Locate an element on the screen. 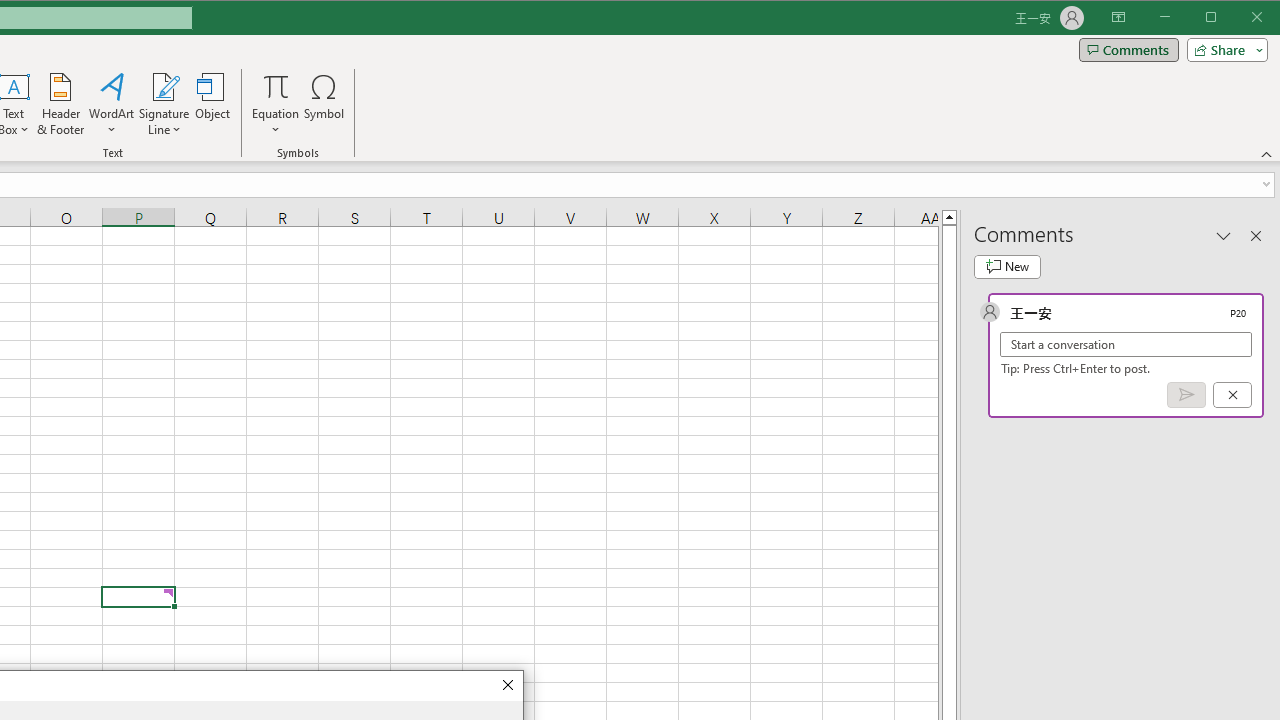  'Signature Line' is located at coordinates (164, 104).